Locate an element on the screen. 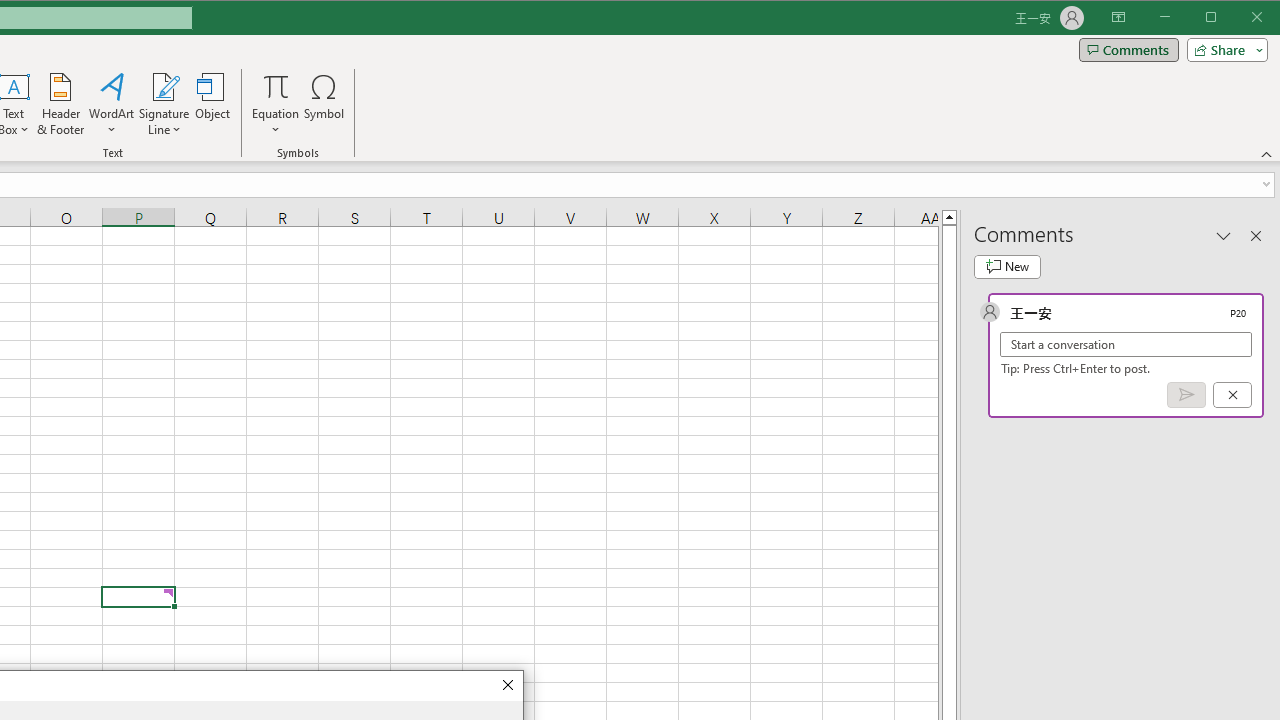  'Signature Line' is located at coordinates (164, 104).